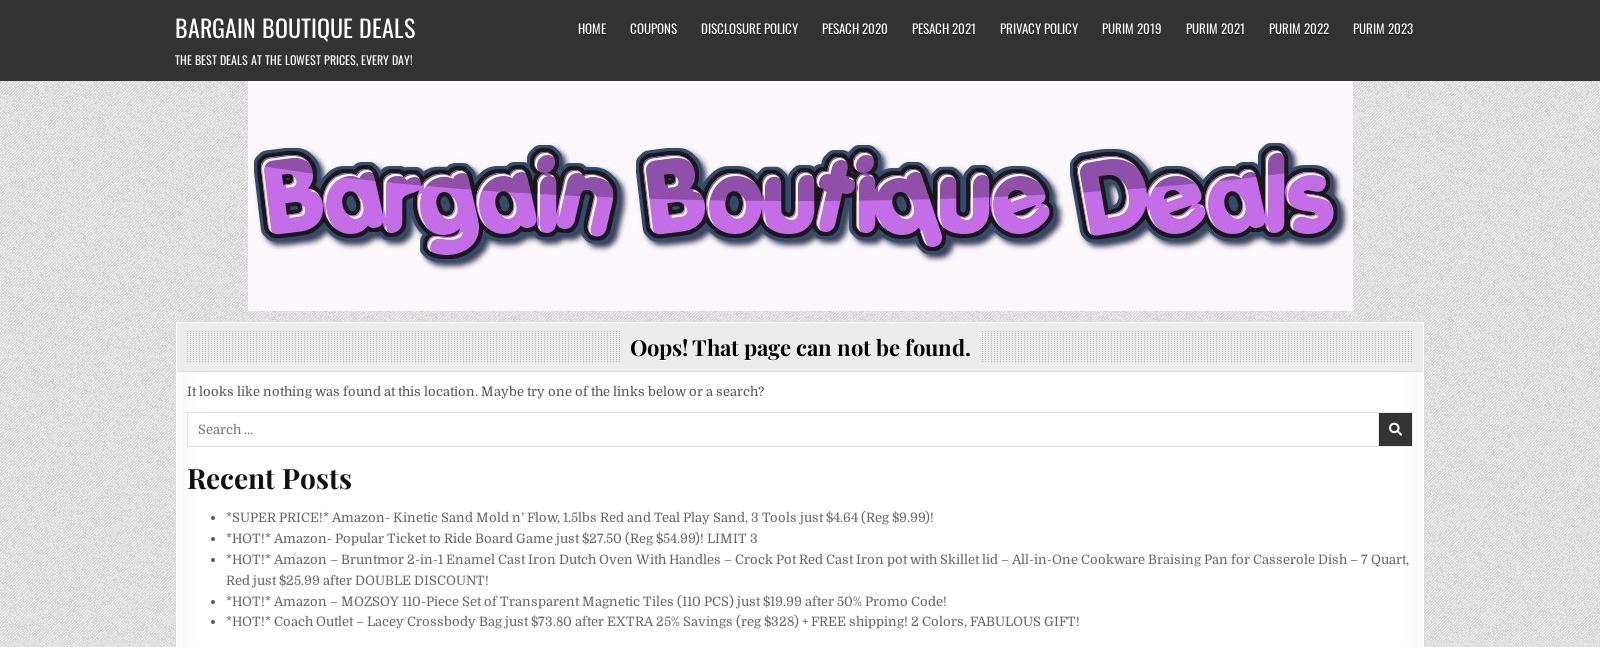 The image size is (1600, 647). What do you see at coordinates (491, 537) in the screenshot?
I see `'*HOT!* Amazon- Popular Ticket to Ride Board Game just $27.50 (Reg $54.99)! LIMIT 3'` at bounding box center [491, 537].